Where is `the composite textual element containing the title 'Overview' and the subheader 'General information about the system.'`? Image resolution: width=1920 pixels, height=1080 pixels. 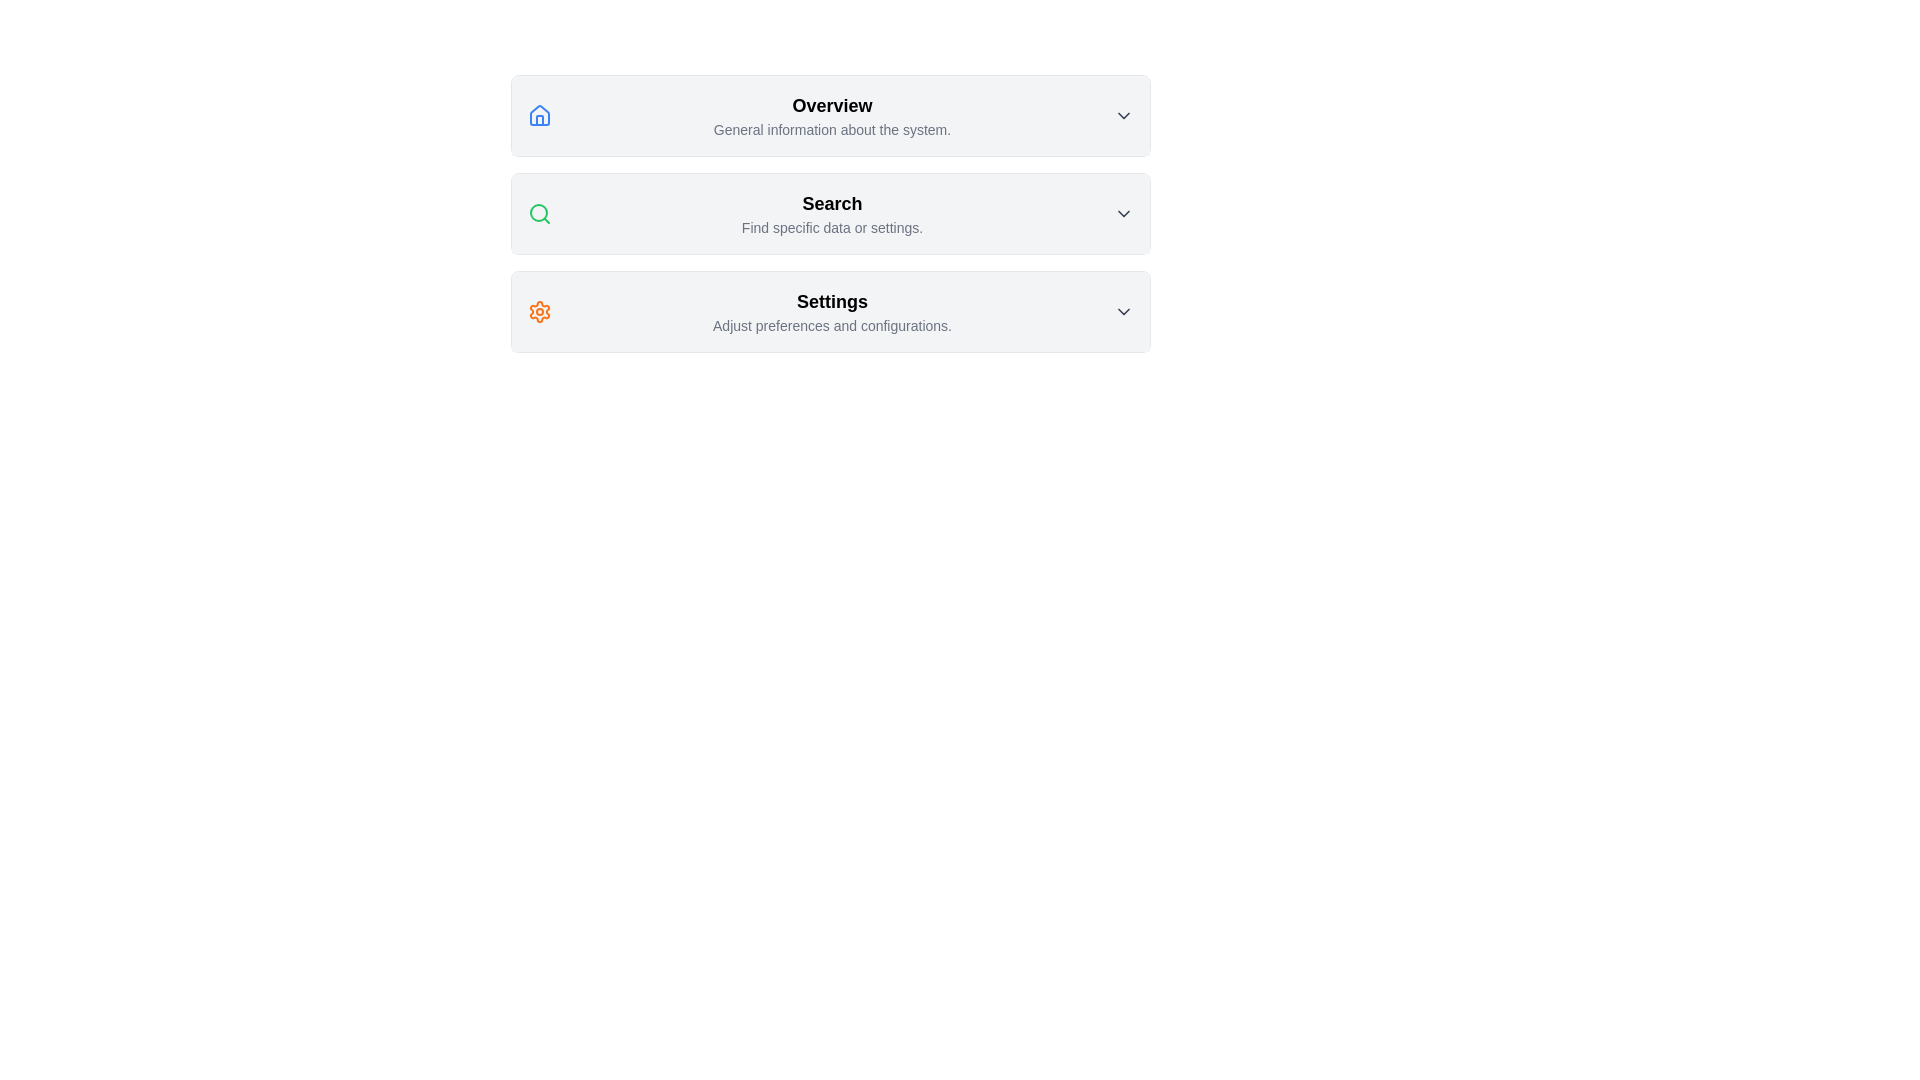 the composite textual element containing the title 'Overview' and the subheader 'General information about the system.' is located at coordinates (832, 115).